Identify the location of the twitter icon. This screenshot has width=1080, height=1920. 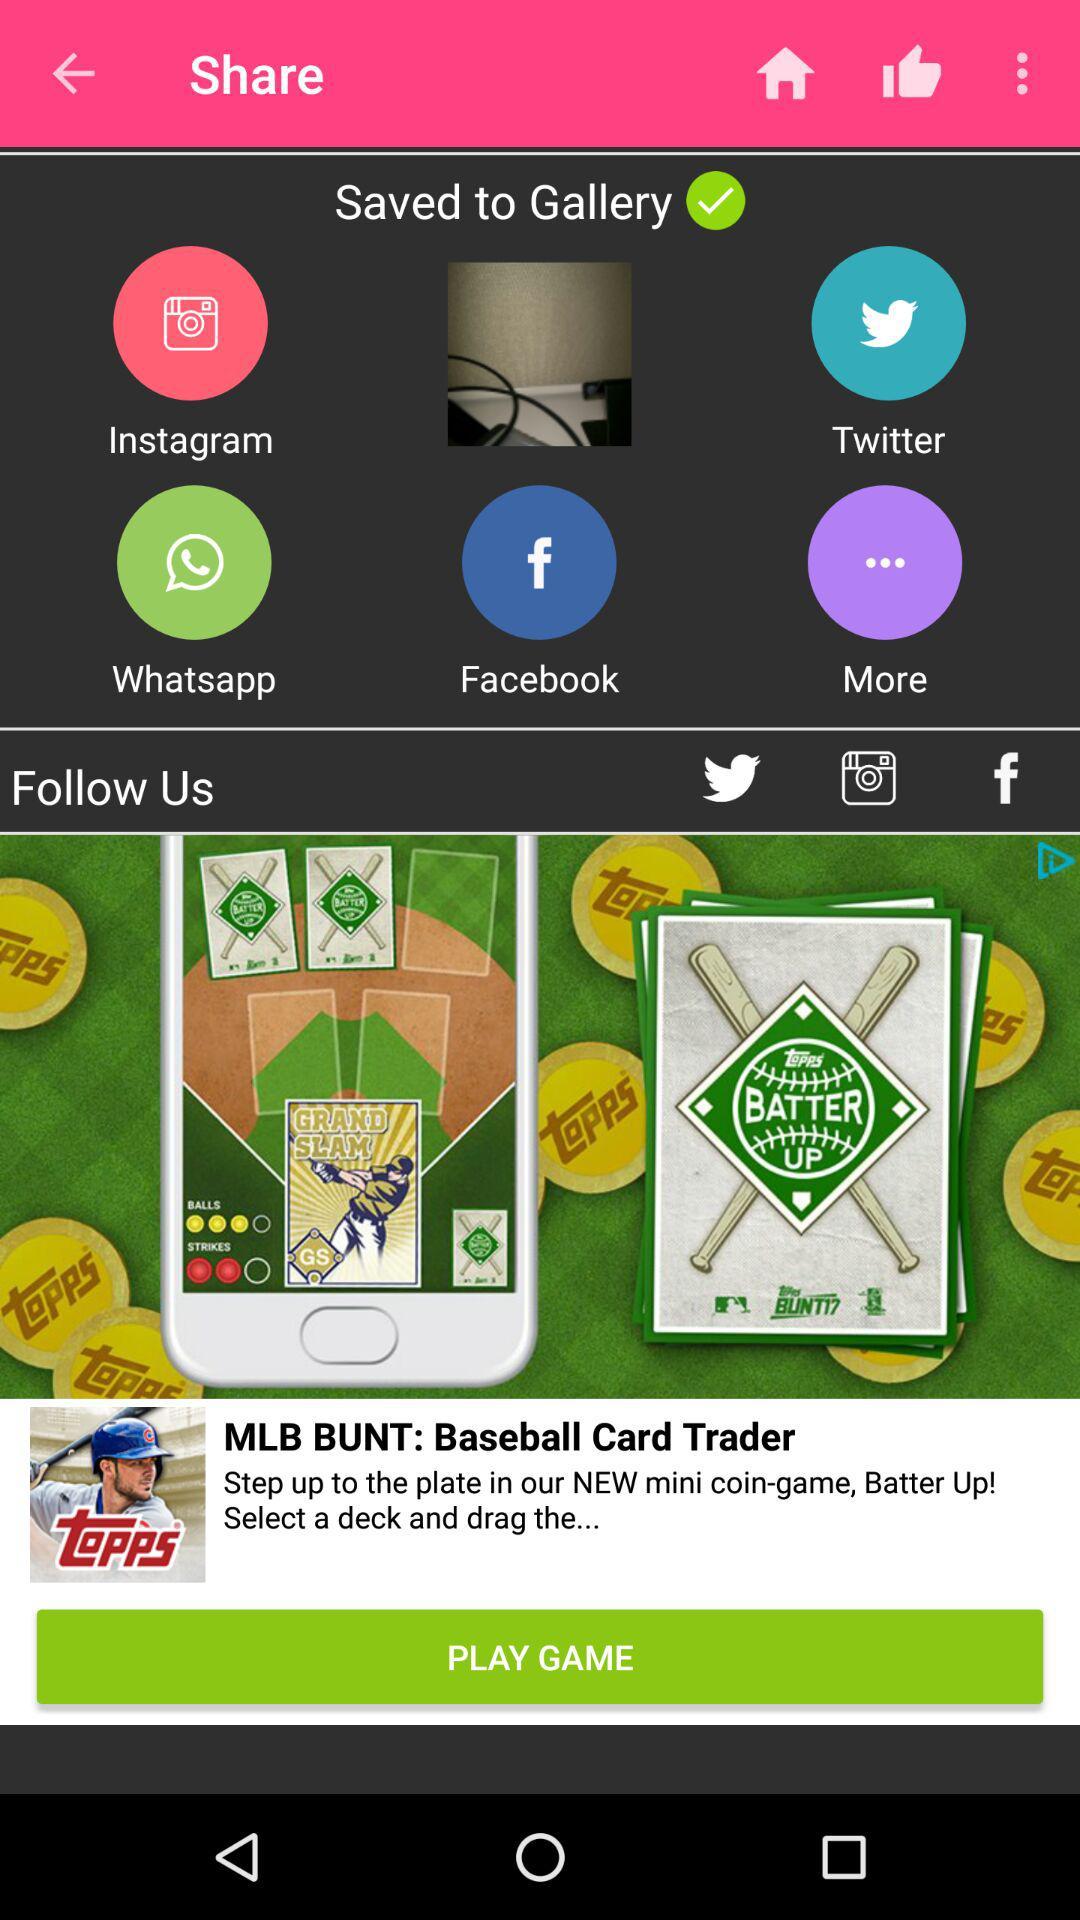
(887, 323).